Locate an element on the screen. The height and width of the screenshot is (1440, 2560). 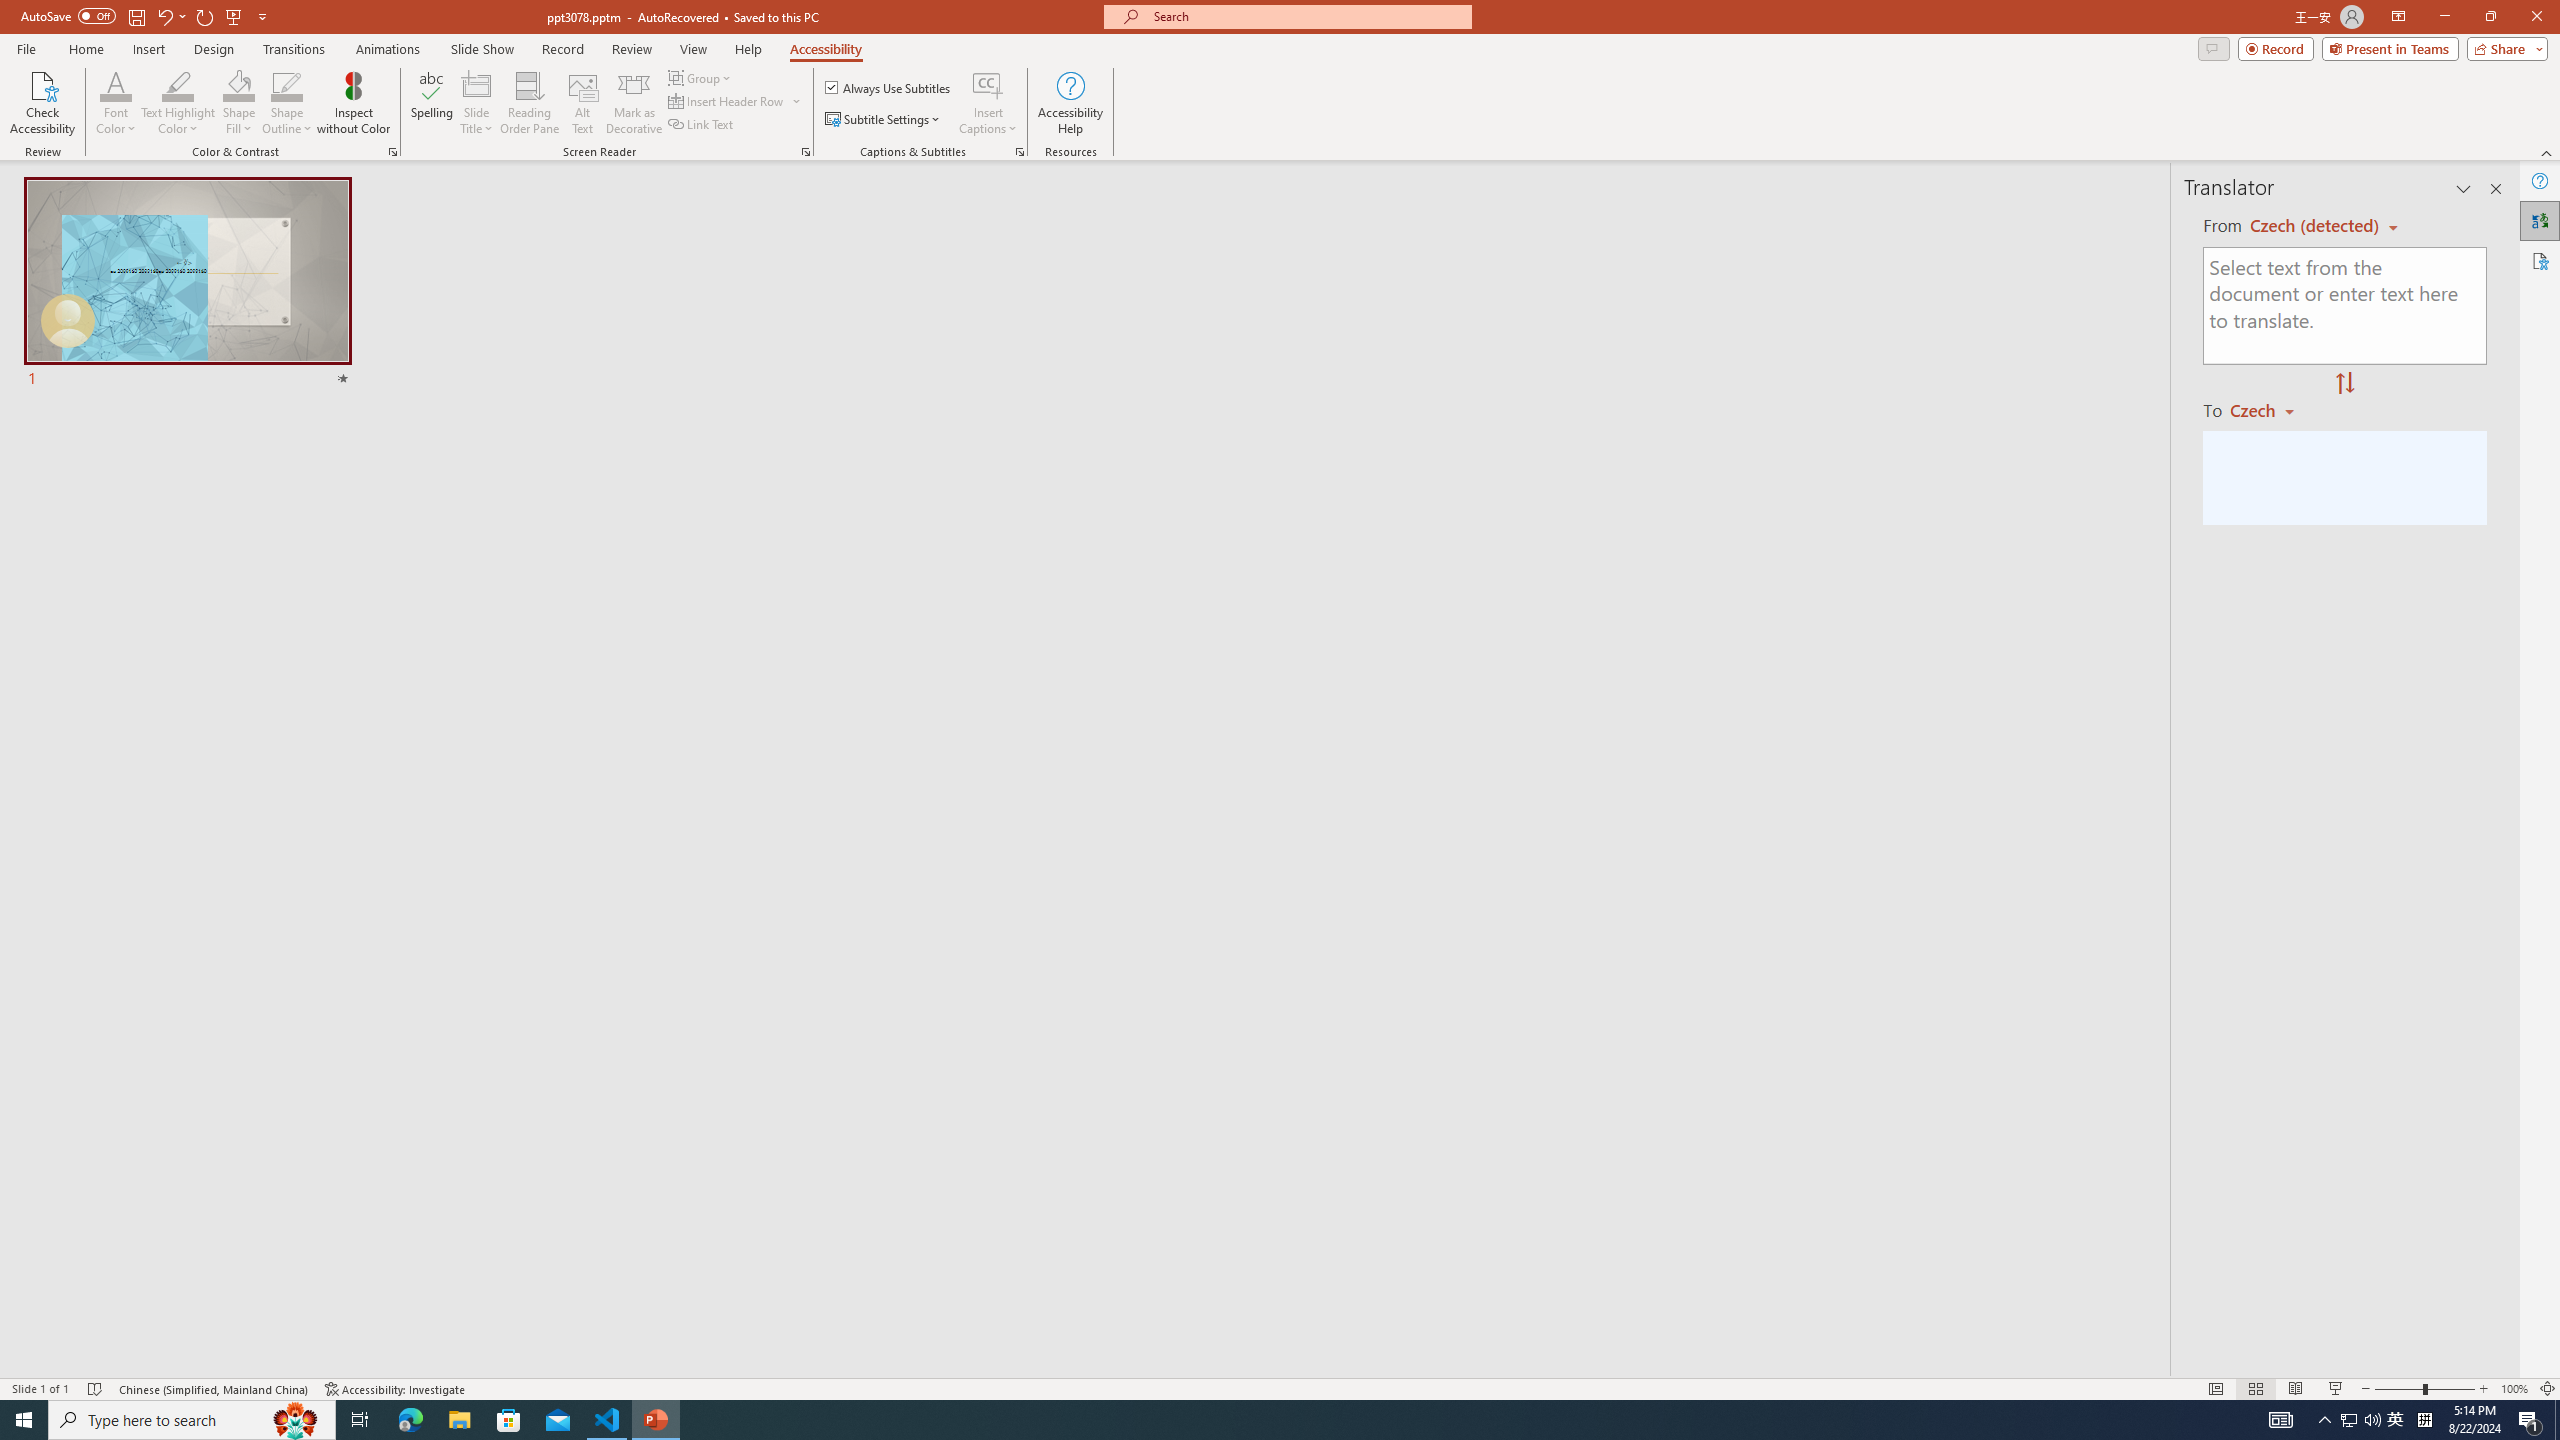
'Captions & Subtitles' is located at coordinates (1019, 150).